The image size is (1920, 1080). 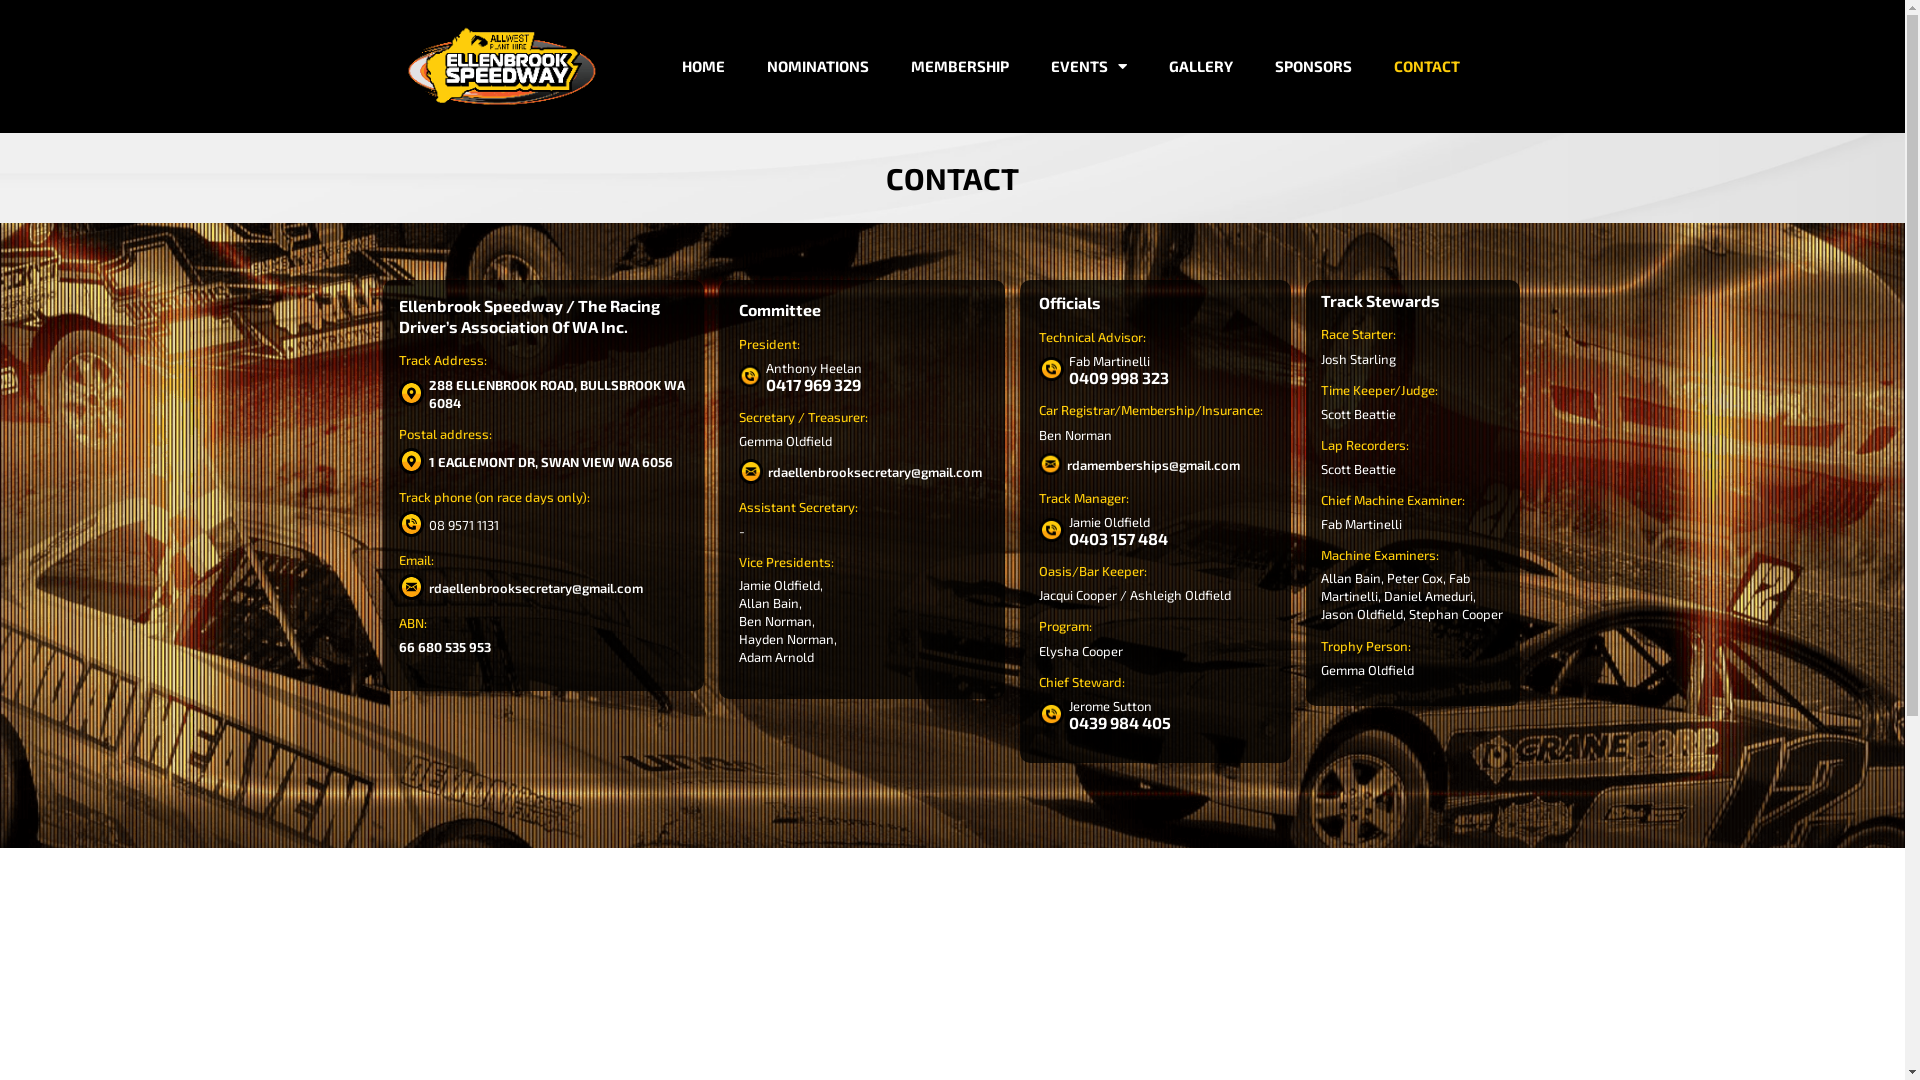 I want to click on 'MEMBERSHIP', so click(x=960, y=65).